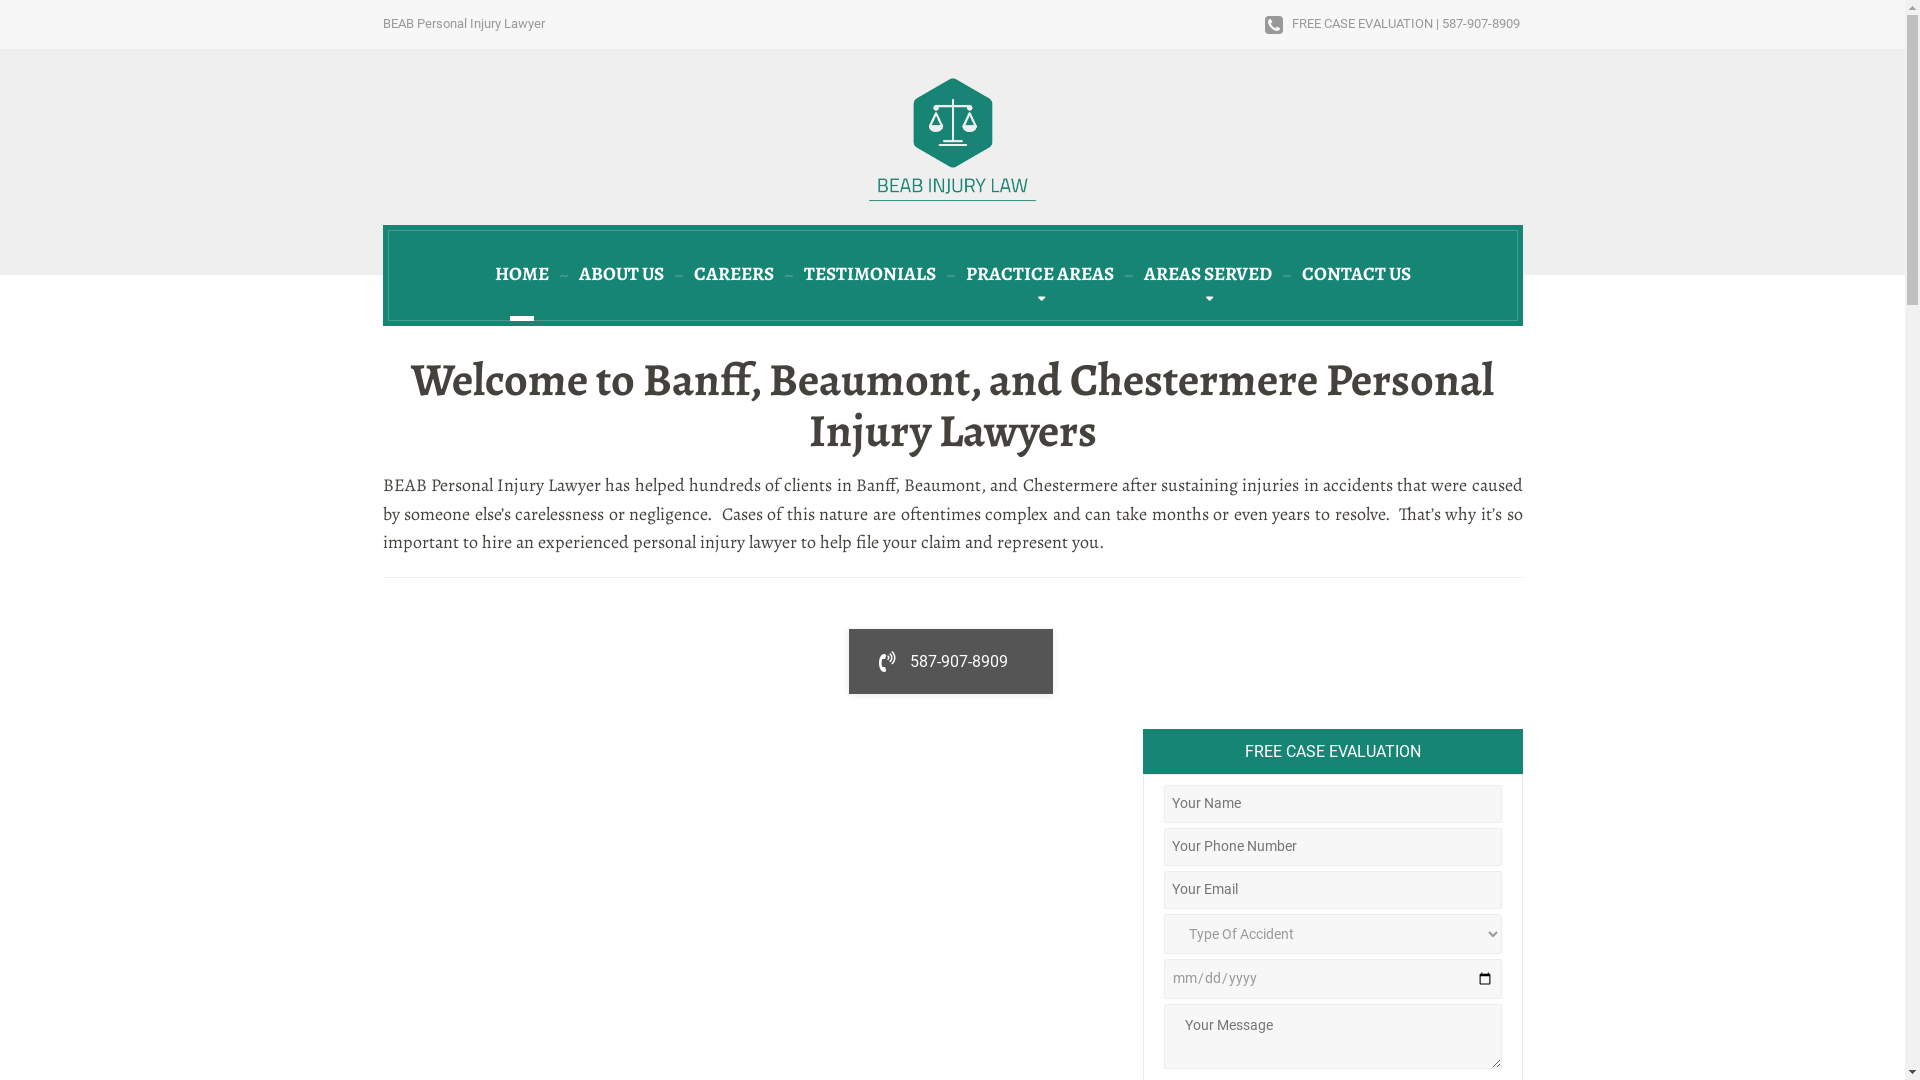  I want to click on 'FREE CASE EVALUATION | 587-907-8909', so click(1391, 24).